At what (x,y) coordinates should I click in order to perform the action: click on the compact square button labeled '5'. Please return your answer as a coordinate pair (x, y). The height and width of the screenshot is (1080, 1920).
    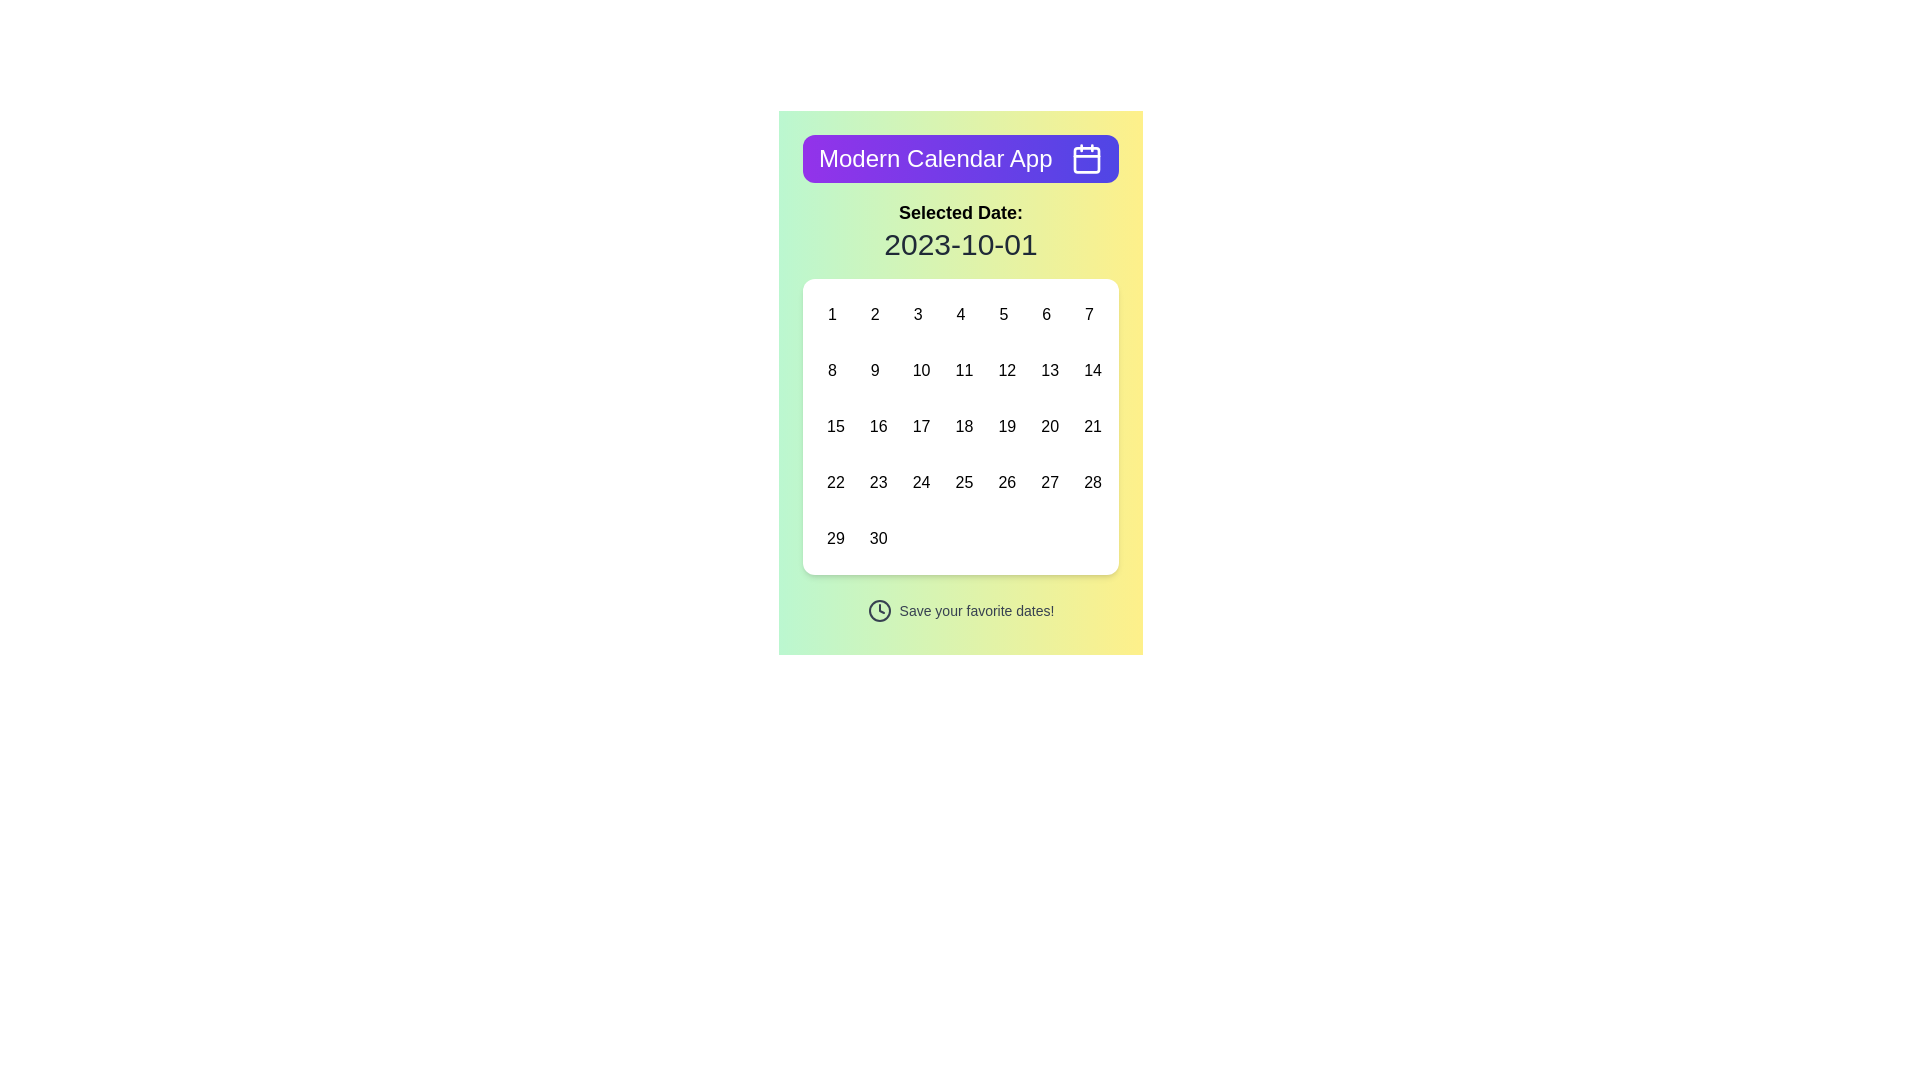
    Looking at the image, I should click on (1003, 315).